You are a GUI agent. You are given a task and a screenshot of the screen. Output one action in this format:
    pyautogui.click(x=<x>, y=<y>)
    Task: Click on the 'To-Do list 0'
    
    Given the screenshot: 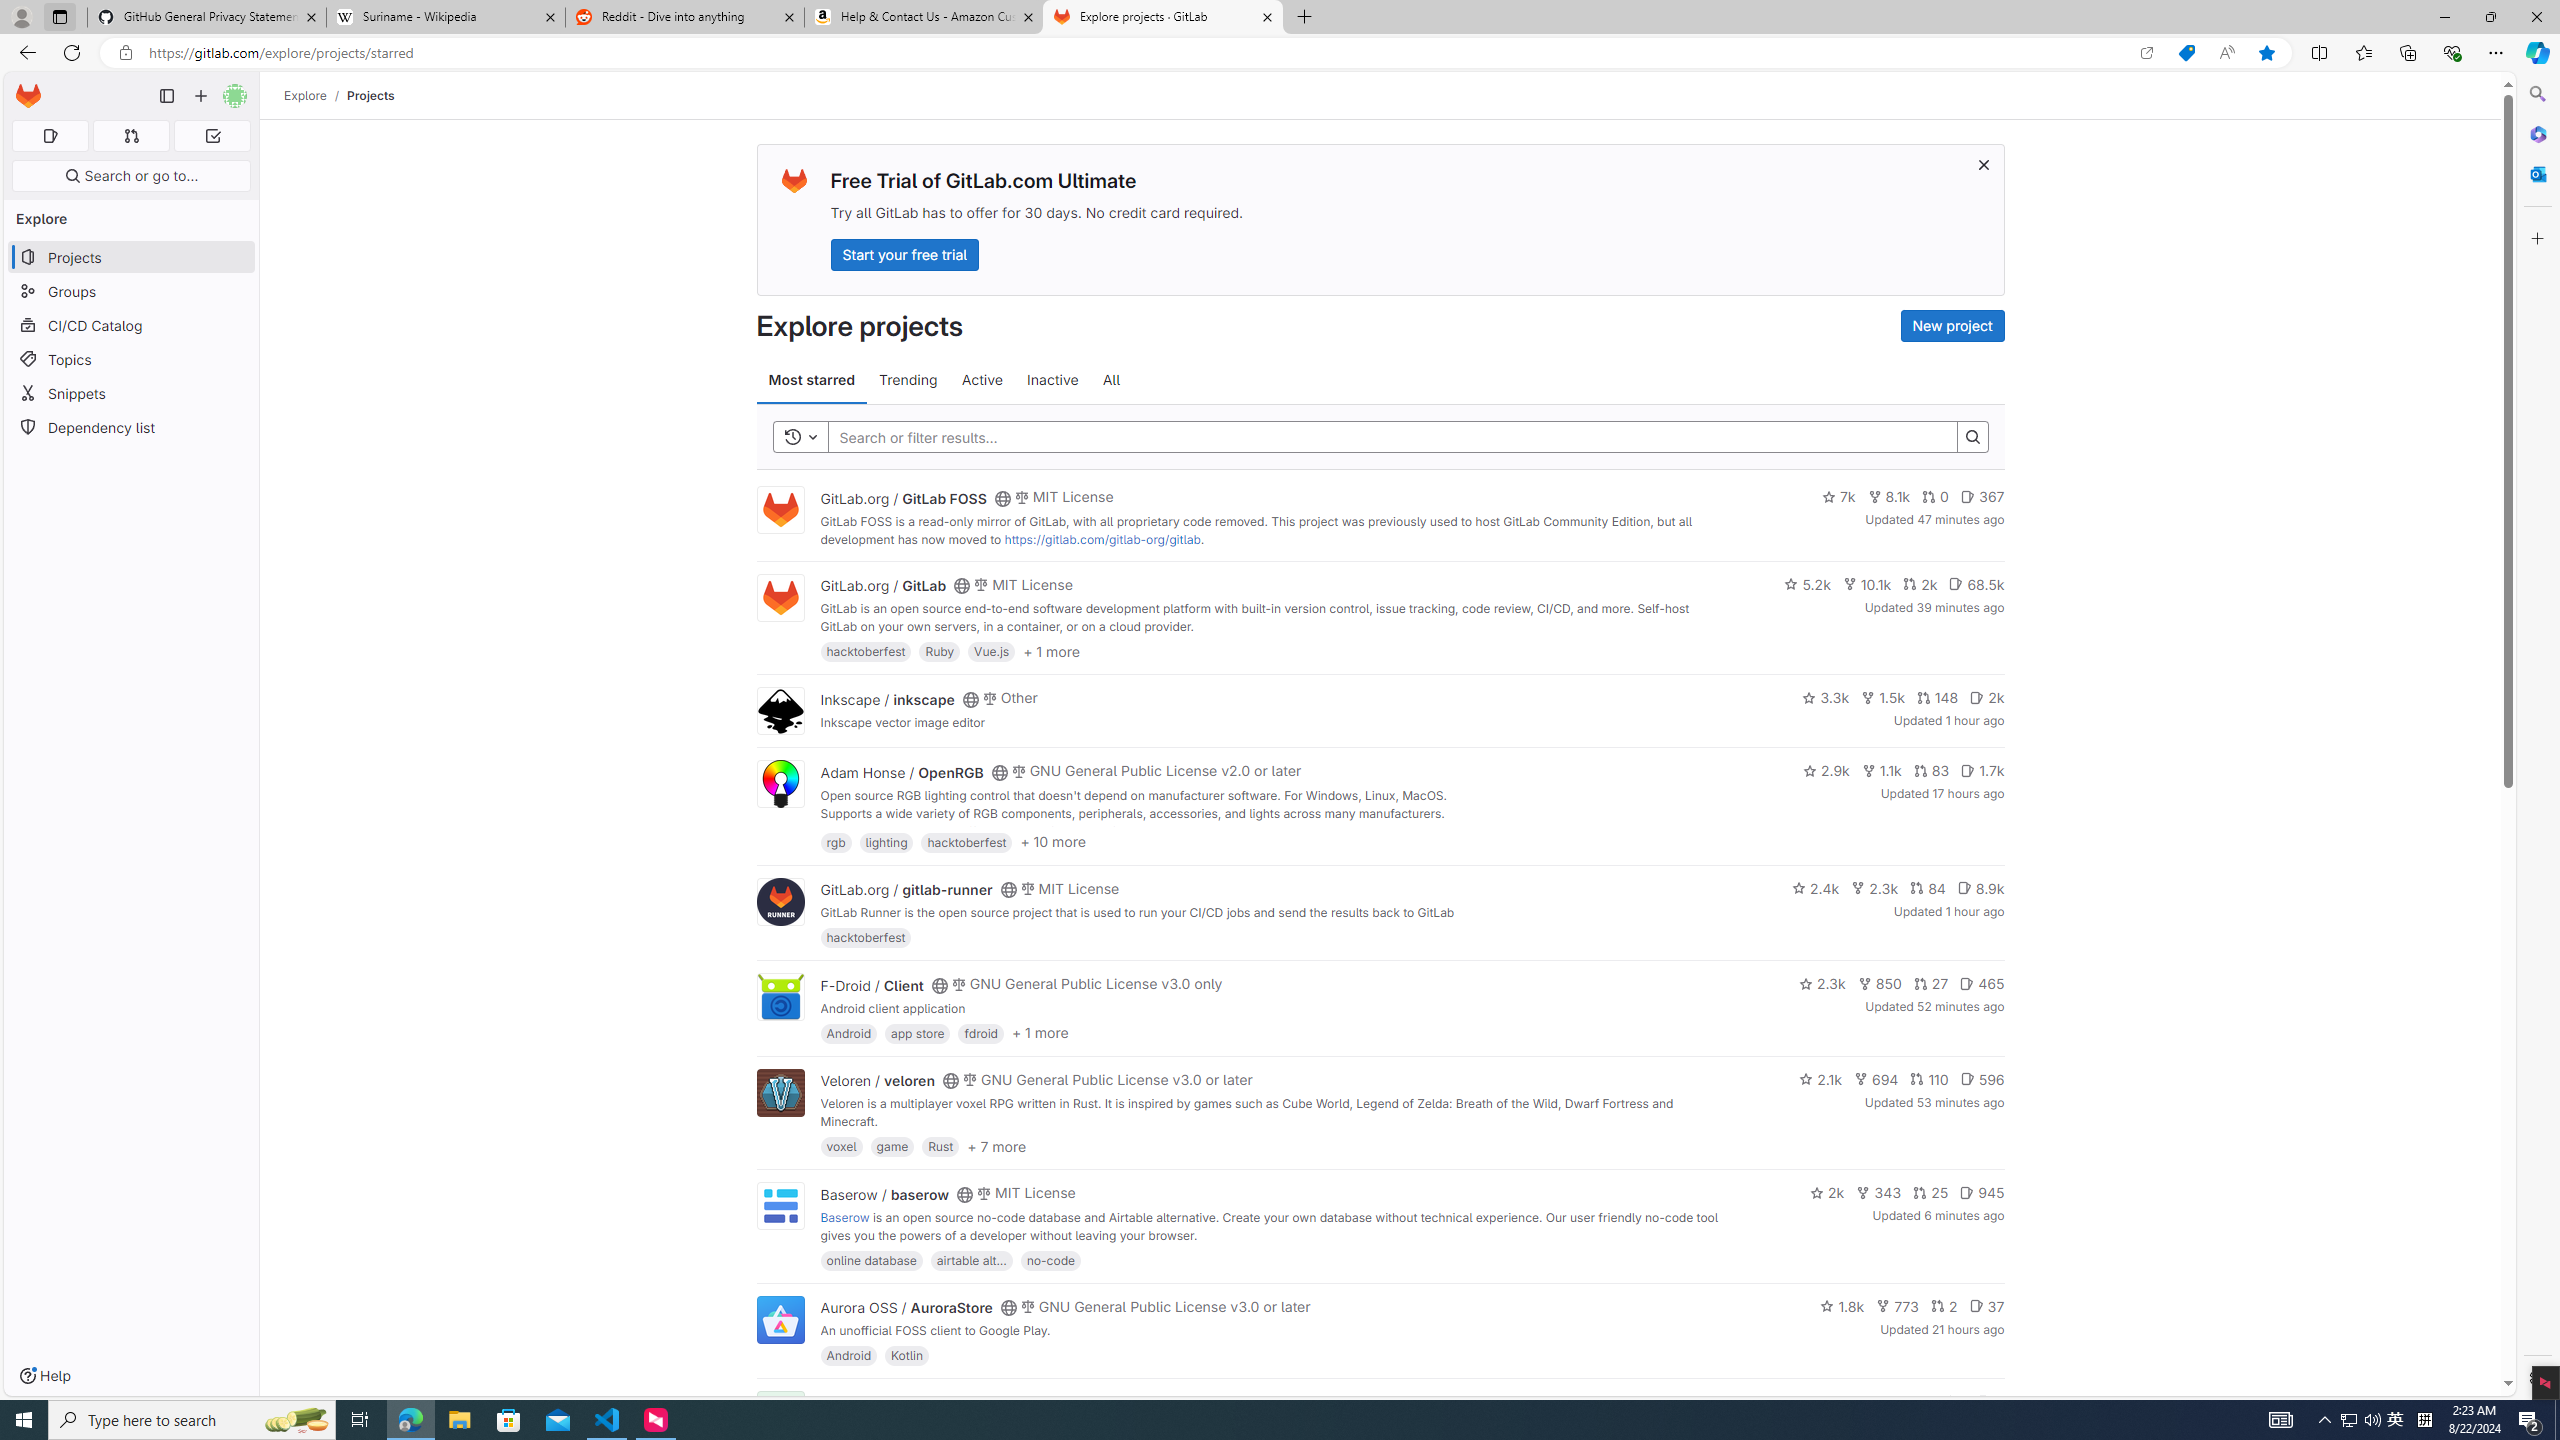 What is the action you would take?
    pyautogui.click(x=211, y=135)
    